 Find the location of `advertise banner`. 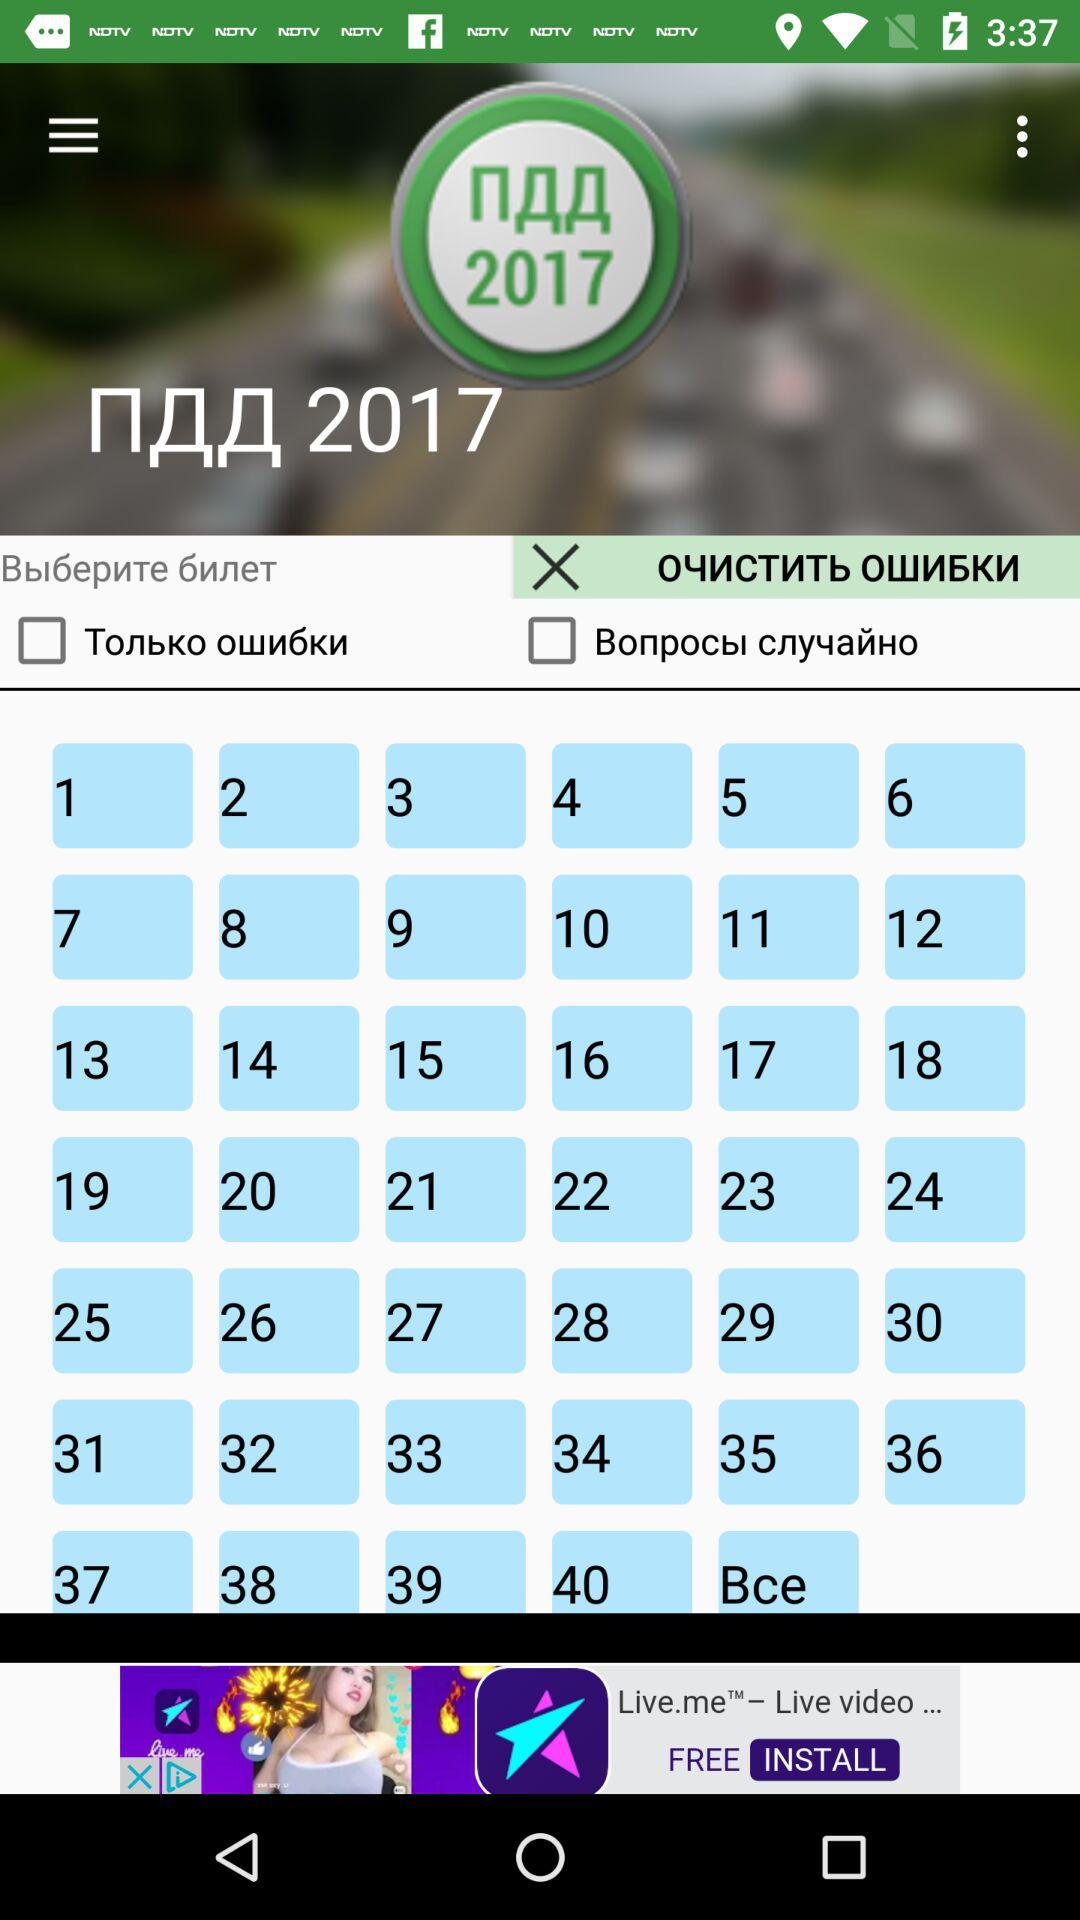

advertise banner is located at coordinates (540, 1727).